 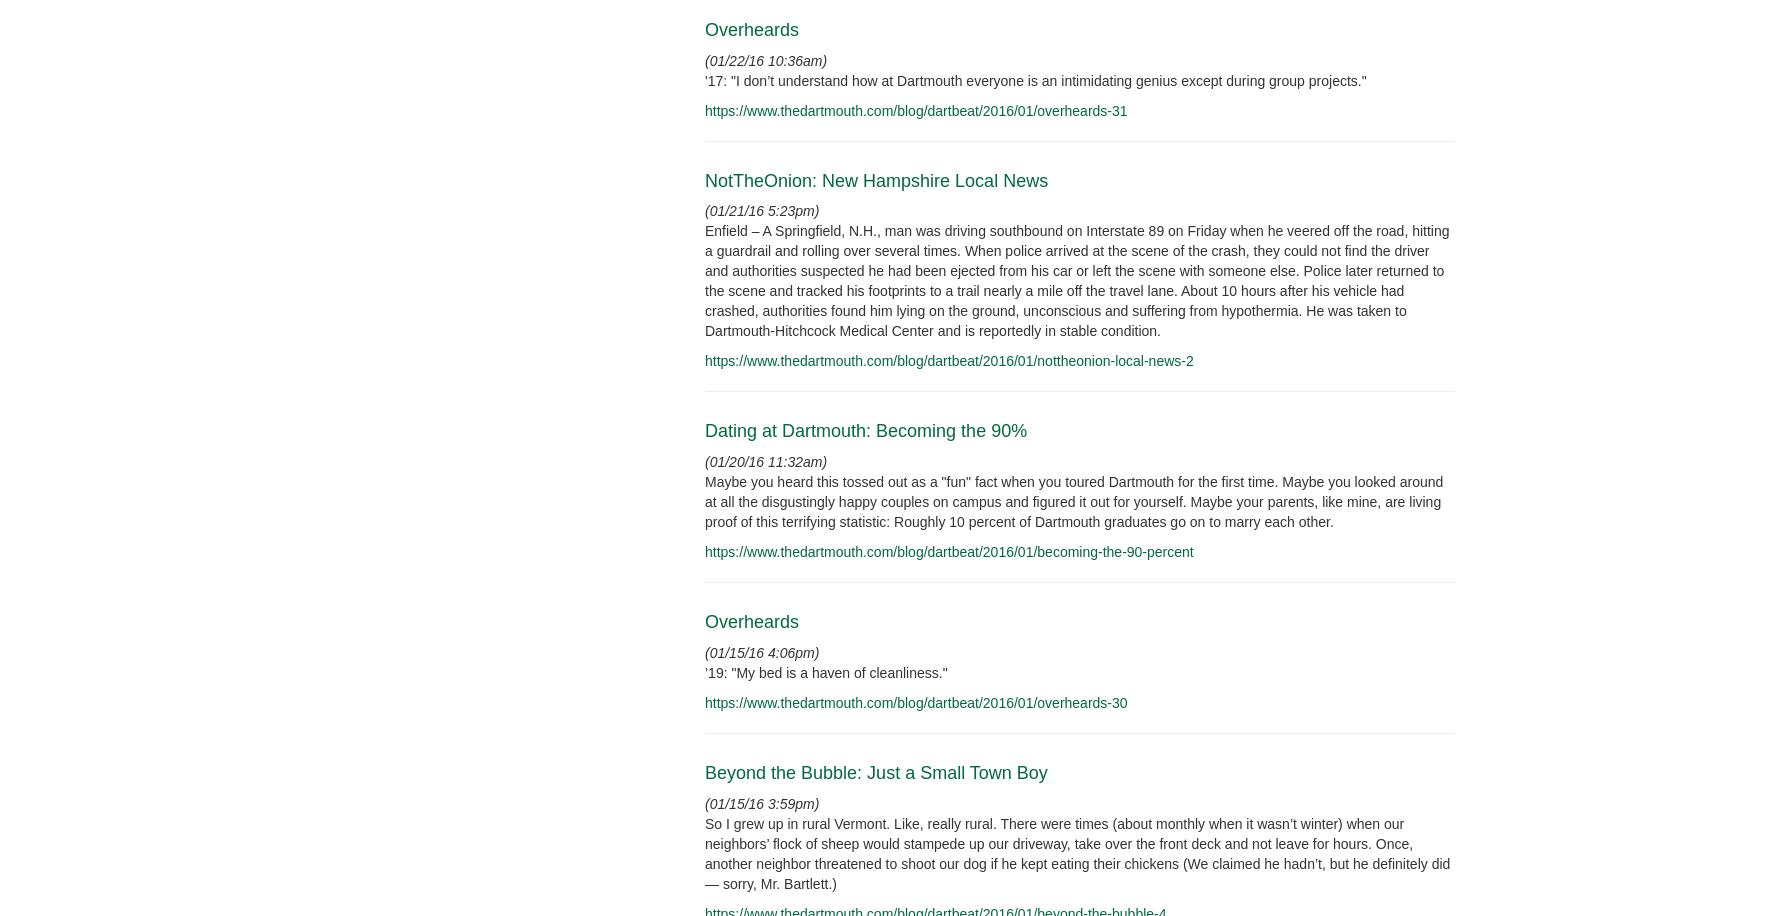 I want to click on 'https://www.thedartmouth.com/blog/dartbeat/2016/01/nottheonion-local-news-2', so click(x=948, y=360).